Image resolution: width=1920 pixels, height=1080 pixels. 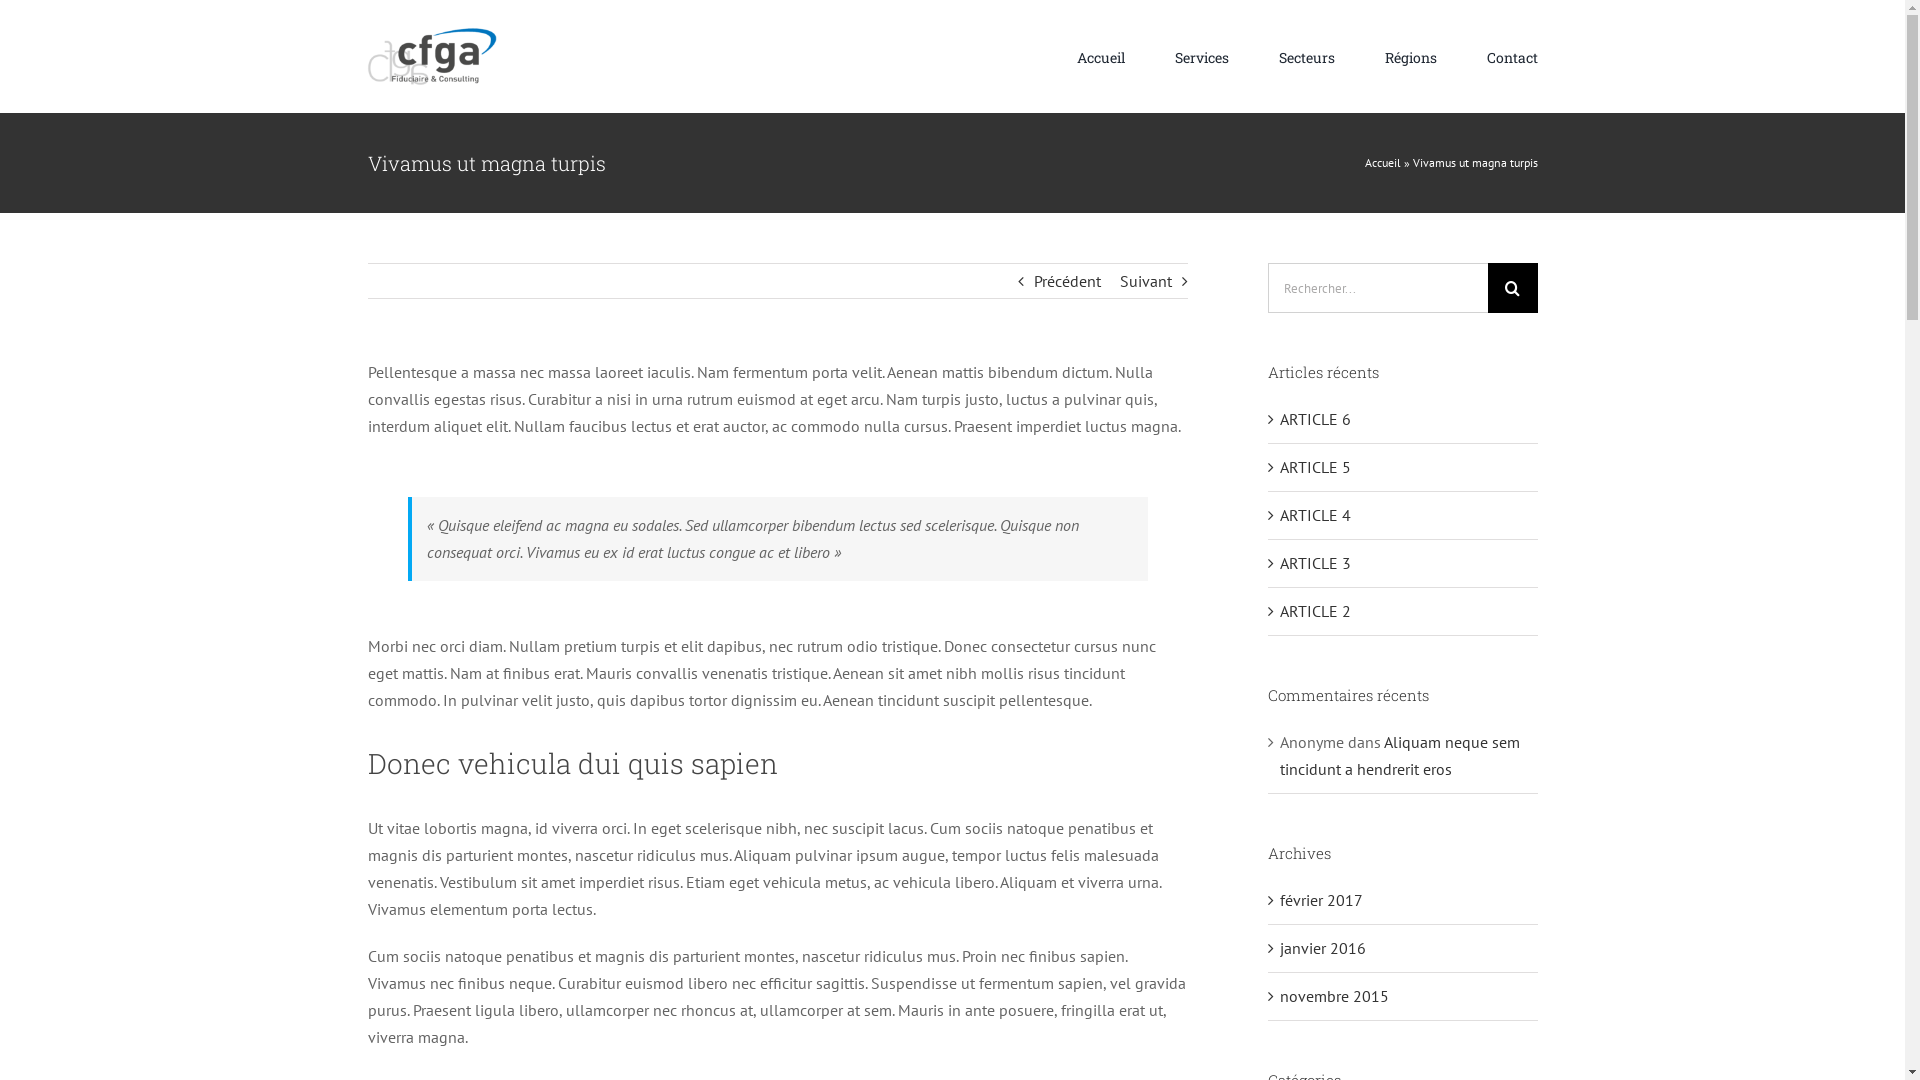 I want to click on 'ARTICLE 6', so click(x=1280, y=418).